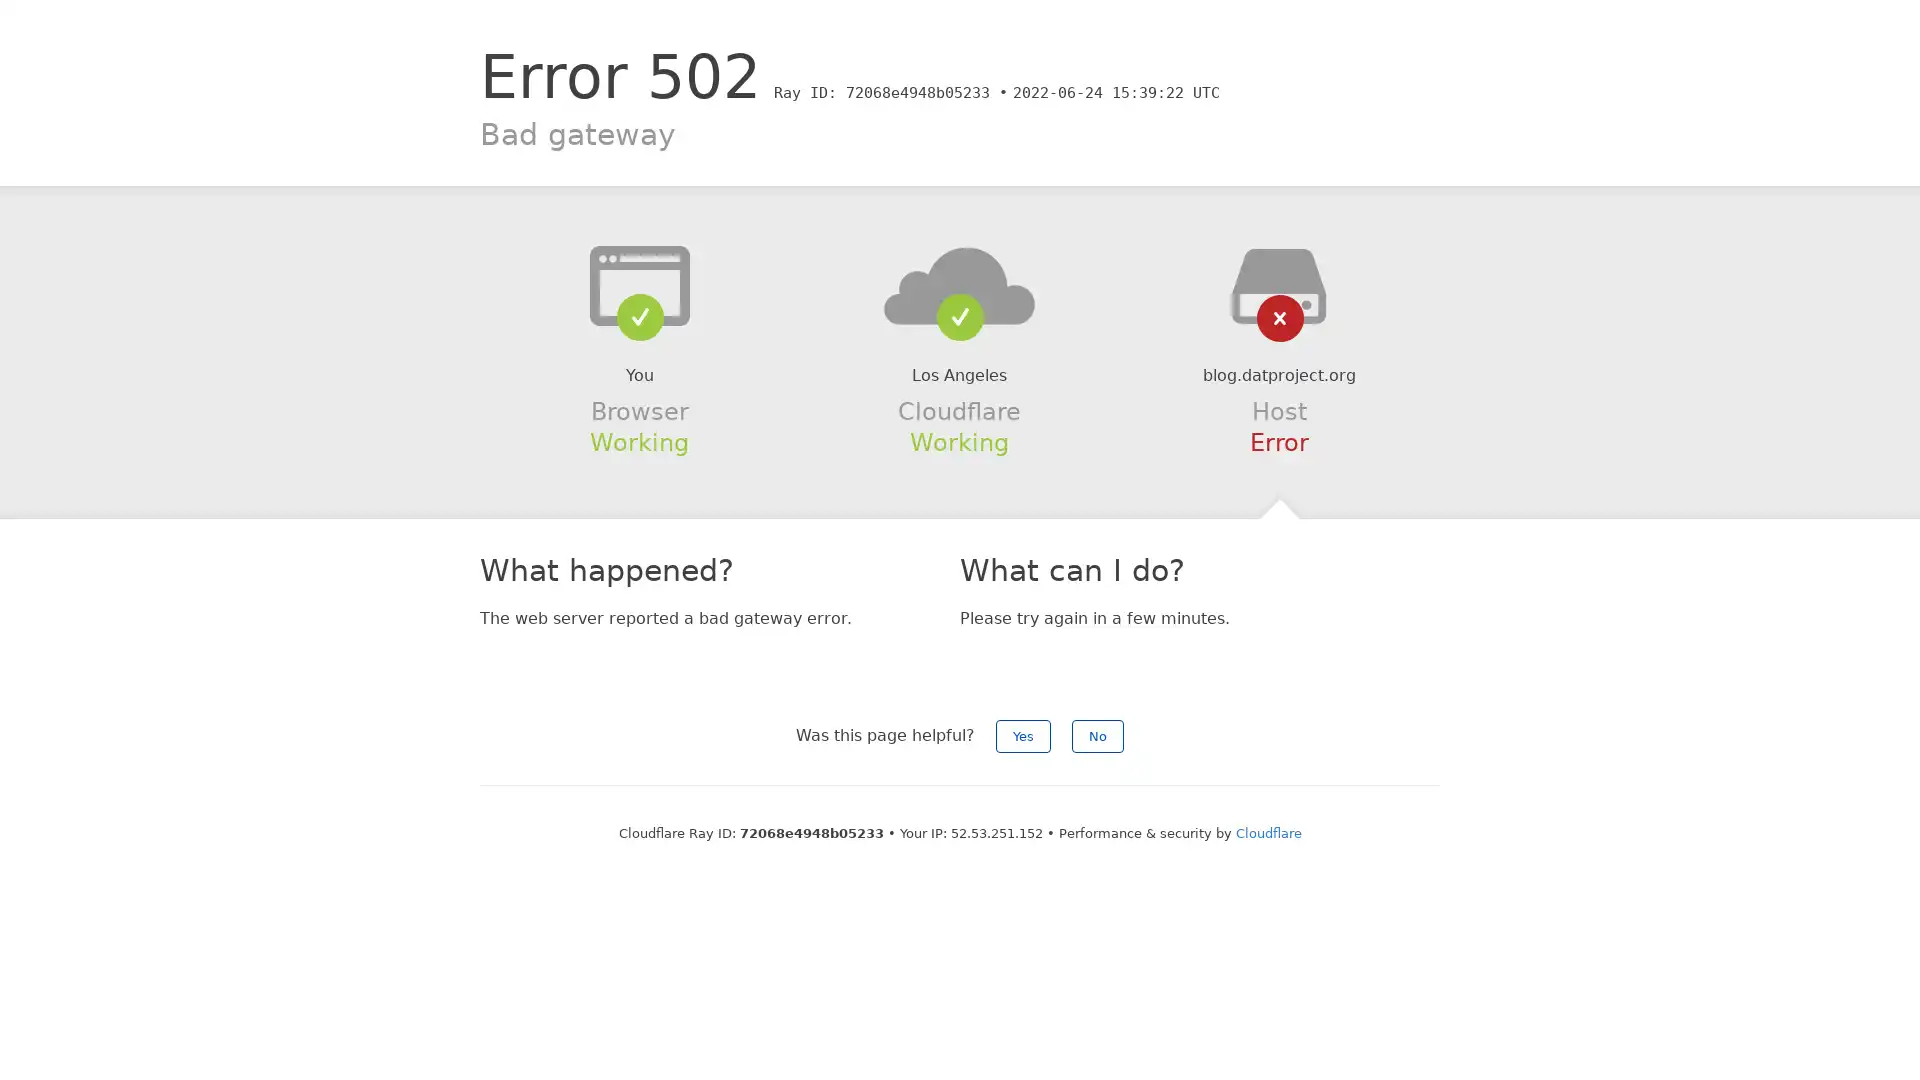 Image resolution: width=1920 pixels, height=1080 pixels. What do you see at coordinates (1097, 736) in the screenshot?
I see `No` at bounding box center [1097, 736].